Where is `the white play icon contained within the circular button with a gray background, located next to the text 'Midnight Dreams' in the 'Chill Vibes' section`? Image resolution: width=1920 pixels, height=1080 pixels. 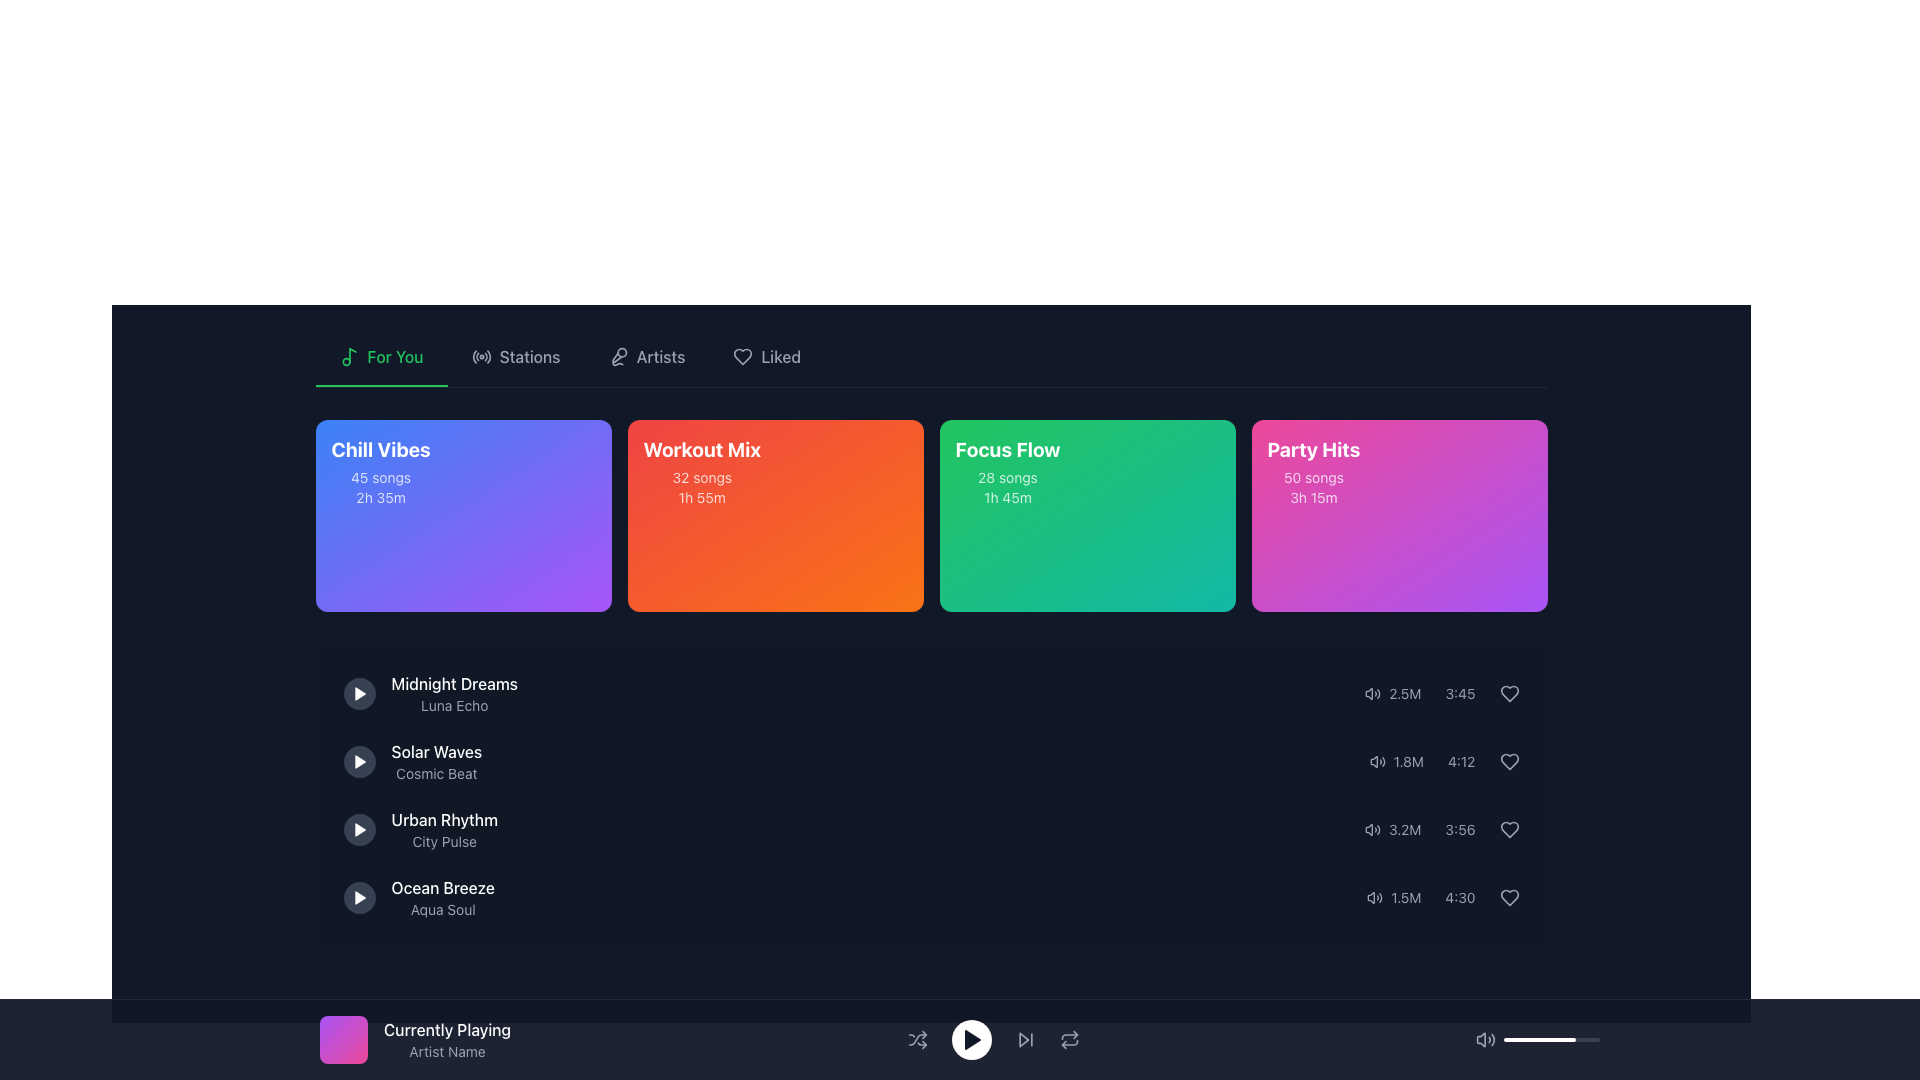 the white play icon contained within the circular button with a gray background, located next to the text 'Midnight Dreams' in the 'Chill Vibes' section is located at coordinates (359, 693).